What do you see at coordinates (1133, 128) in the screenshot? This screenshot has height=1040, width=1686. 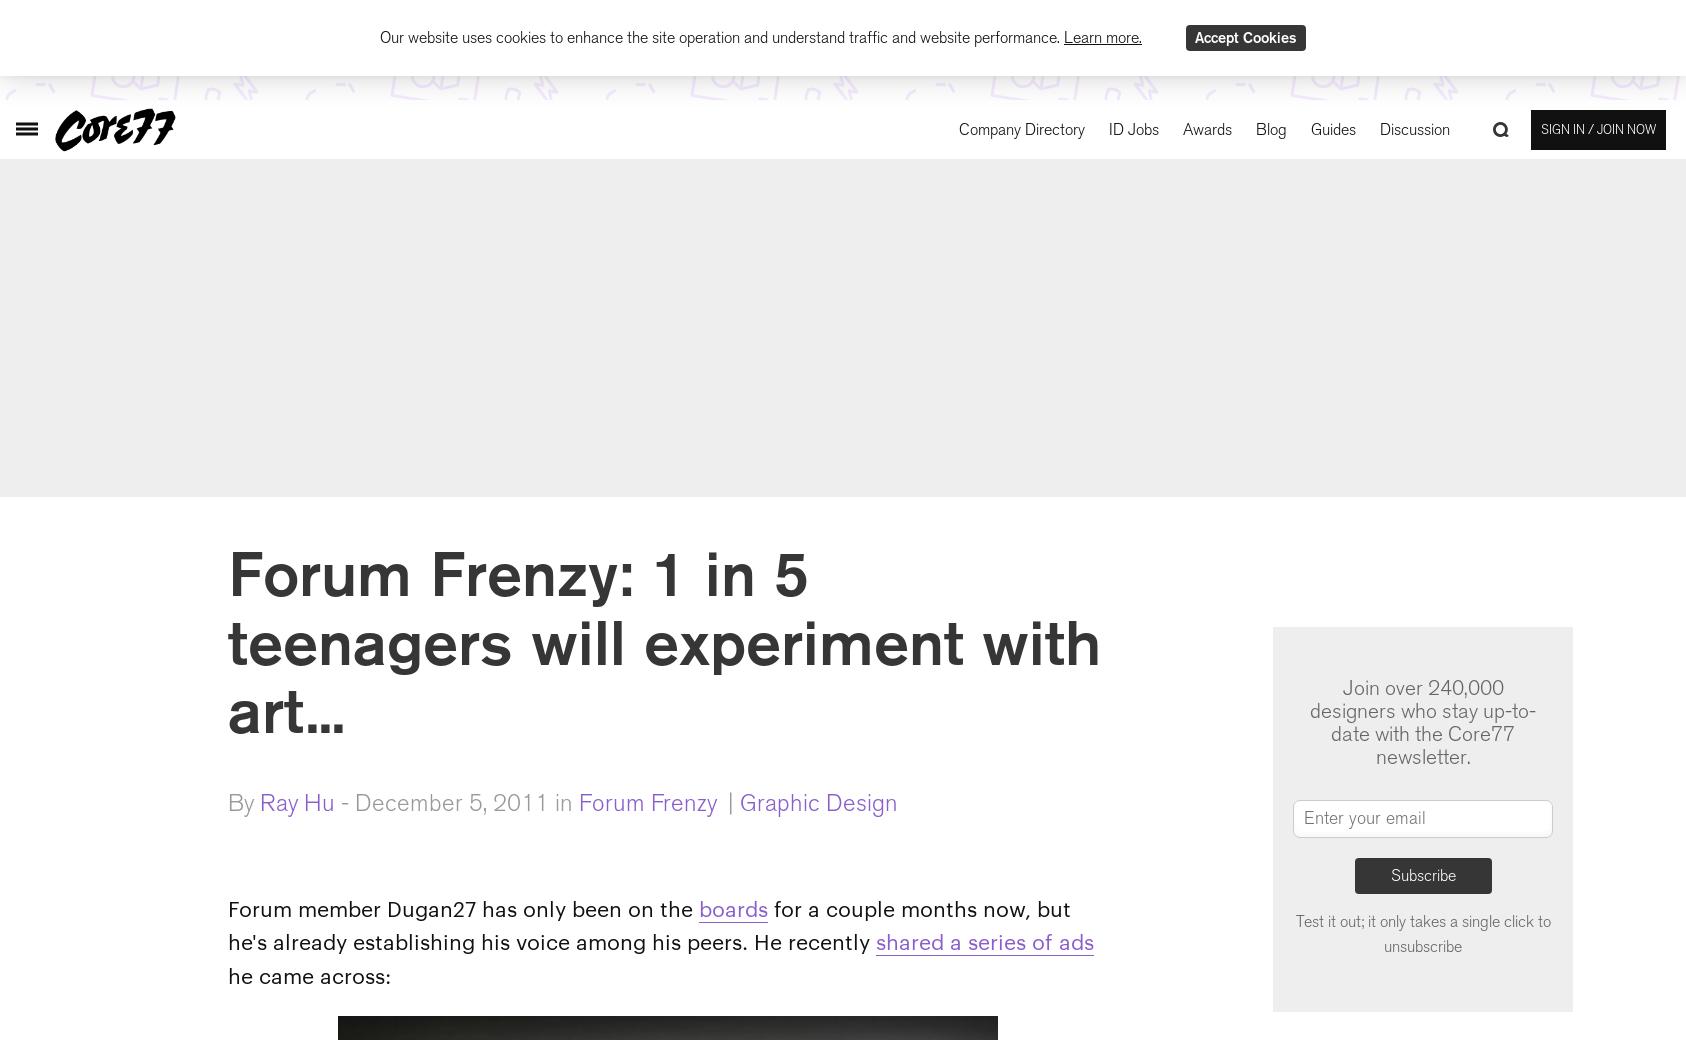 I see `'ID Jobs'` at bounding box center [1133, 128].